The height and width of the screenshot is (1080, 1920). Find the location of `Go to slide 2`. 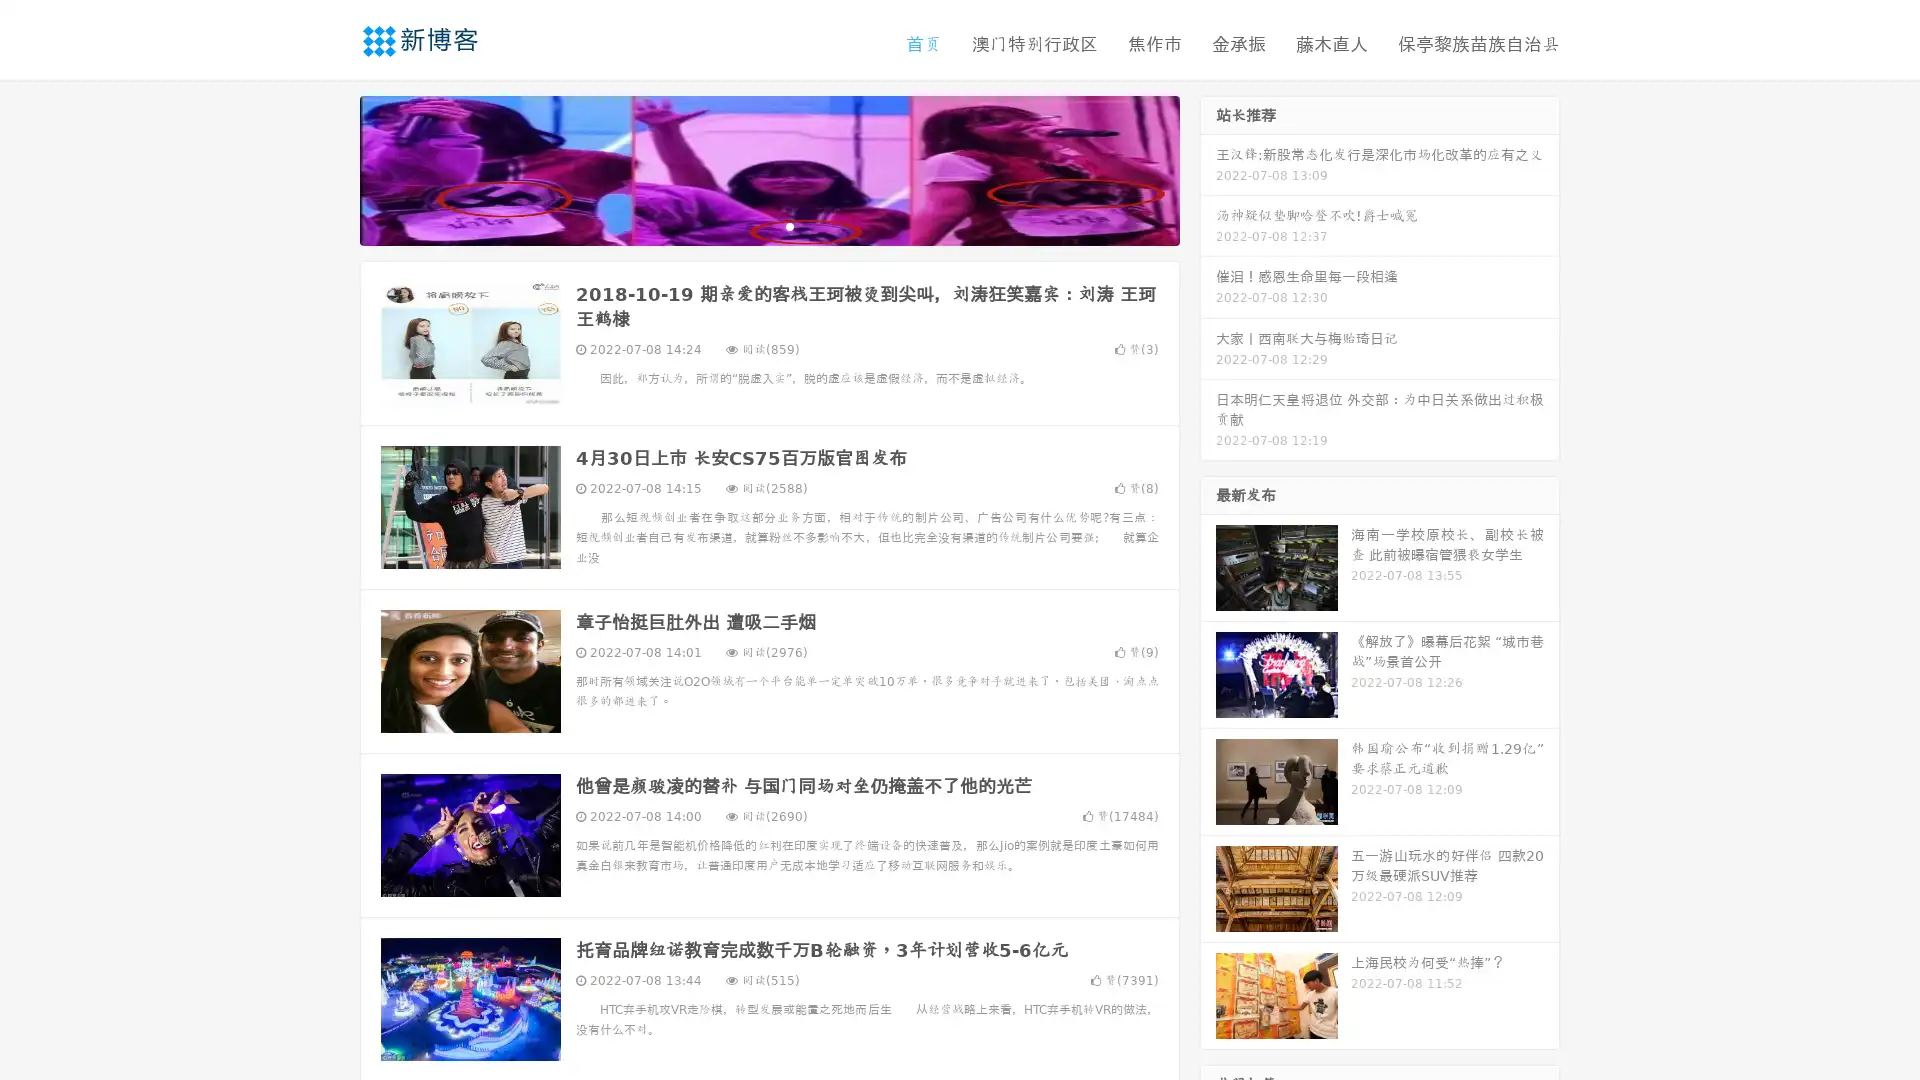

Go to slide 2 is located at coordinates (768, 225).